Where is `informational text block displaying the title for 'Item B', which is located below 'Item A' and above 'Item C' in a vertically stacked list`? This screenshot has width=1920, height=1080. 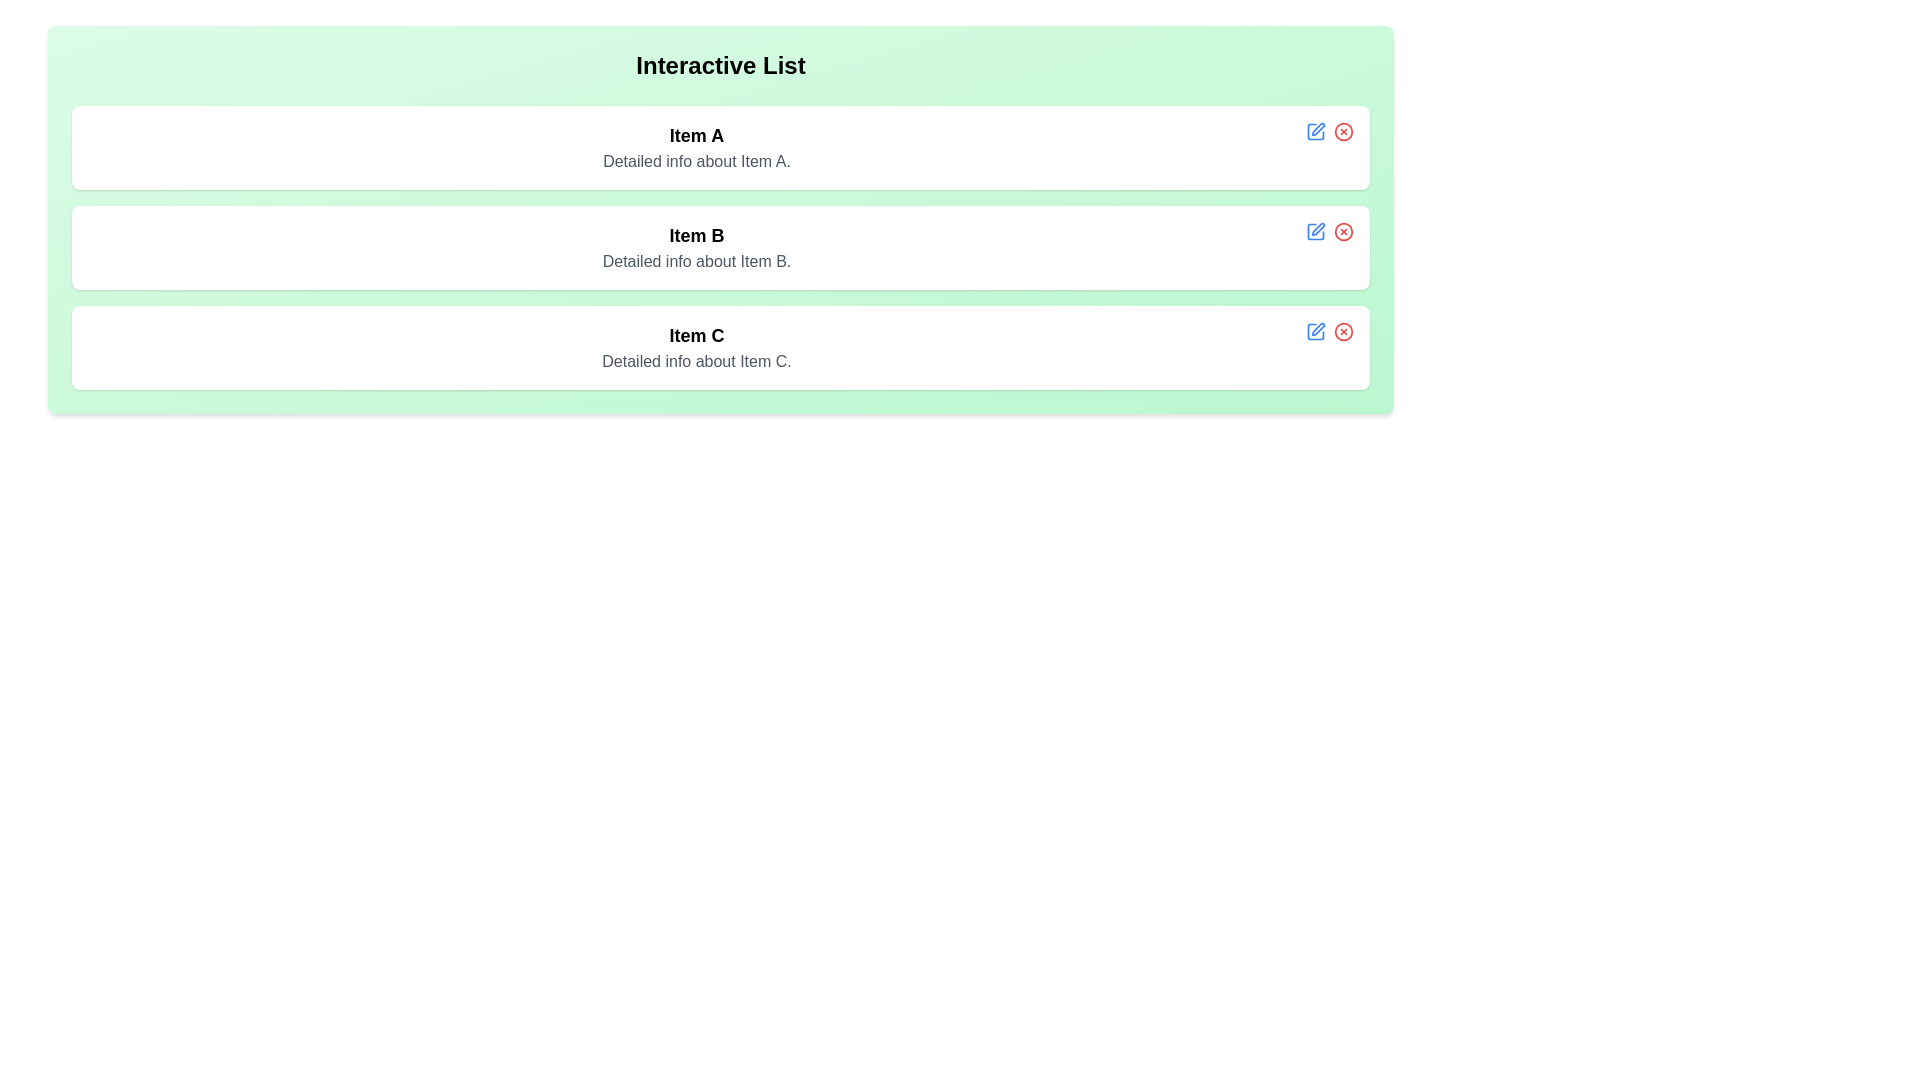
informational text block displaying the title for 'Item B', which is located below 'Item A' and above 'Item C' in a vertically stacked list is located at coordinates (696, 246).